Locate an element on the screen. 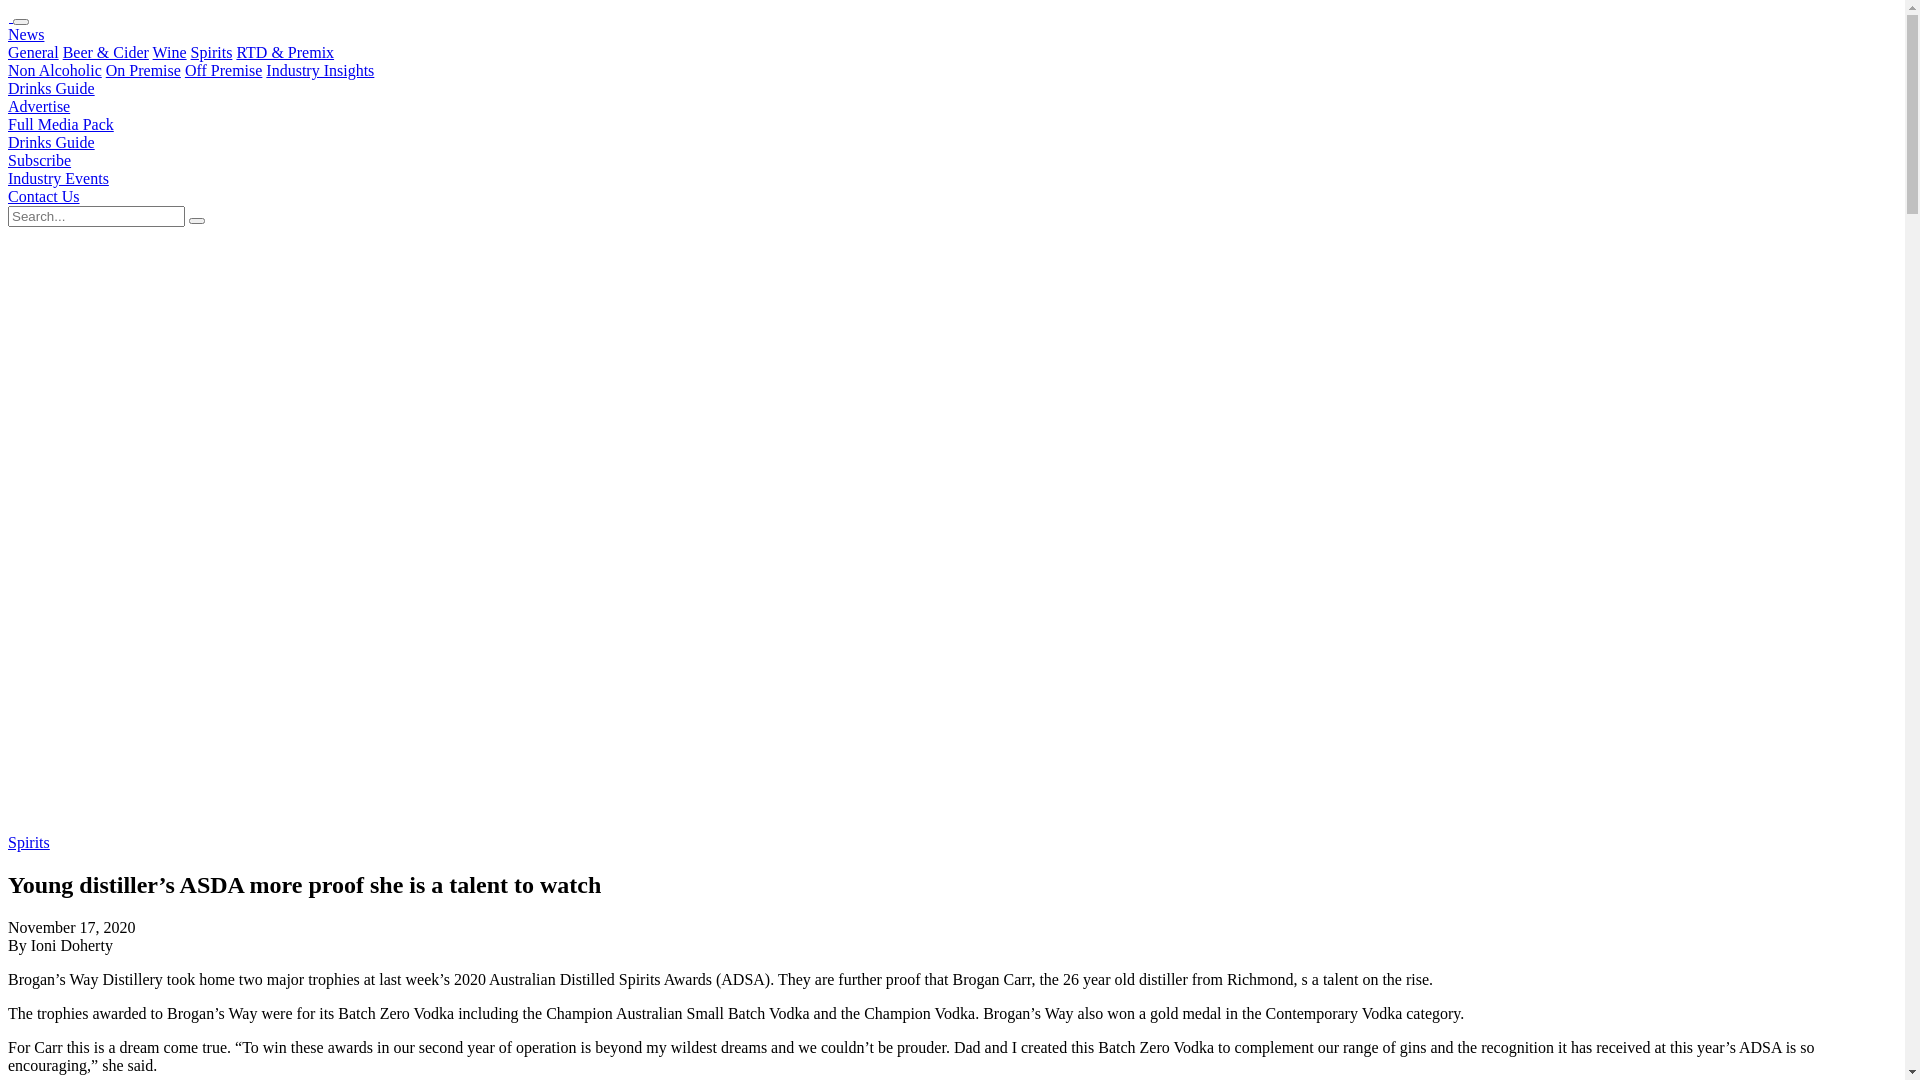 This screenshot has height=1080, width=1920. 'Spirits' is located at coordinates (8, 842).